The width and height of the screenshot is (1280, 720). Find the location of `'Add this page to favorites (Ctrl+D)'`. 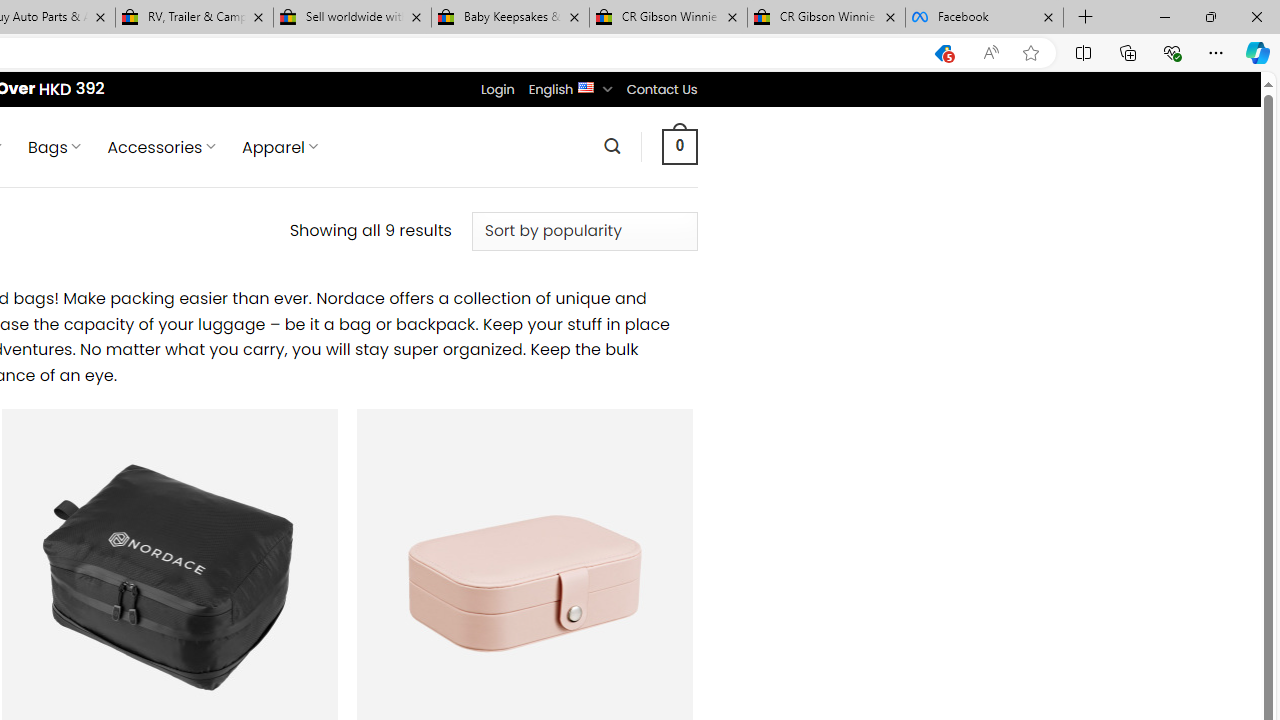

'Add this page to favorites (Ctrl+D)' is located at coordinates (1031, 52).